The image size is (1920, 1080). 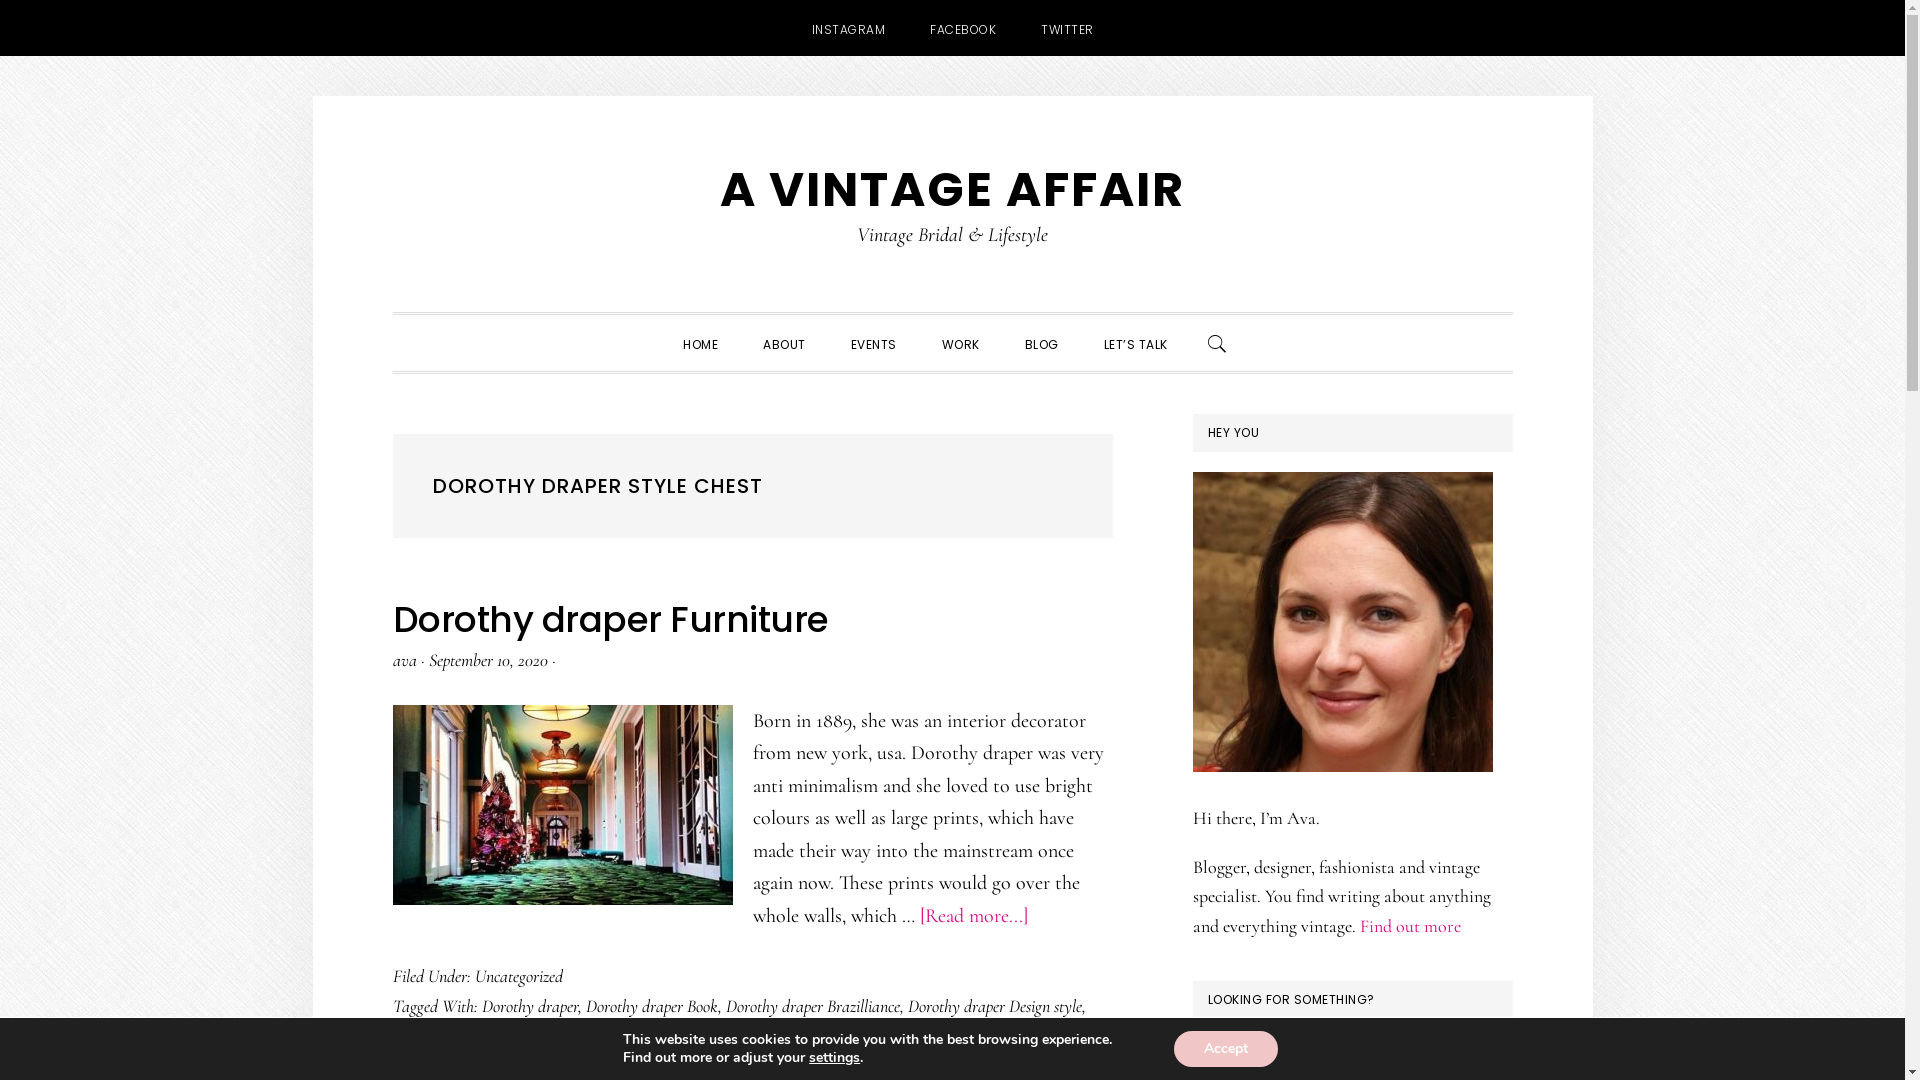 What do you see at coordinates (974, 915) in the screenshot?
I see `'[Read more...]` at bounding box center [974, 915].